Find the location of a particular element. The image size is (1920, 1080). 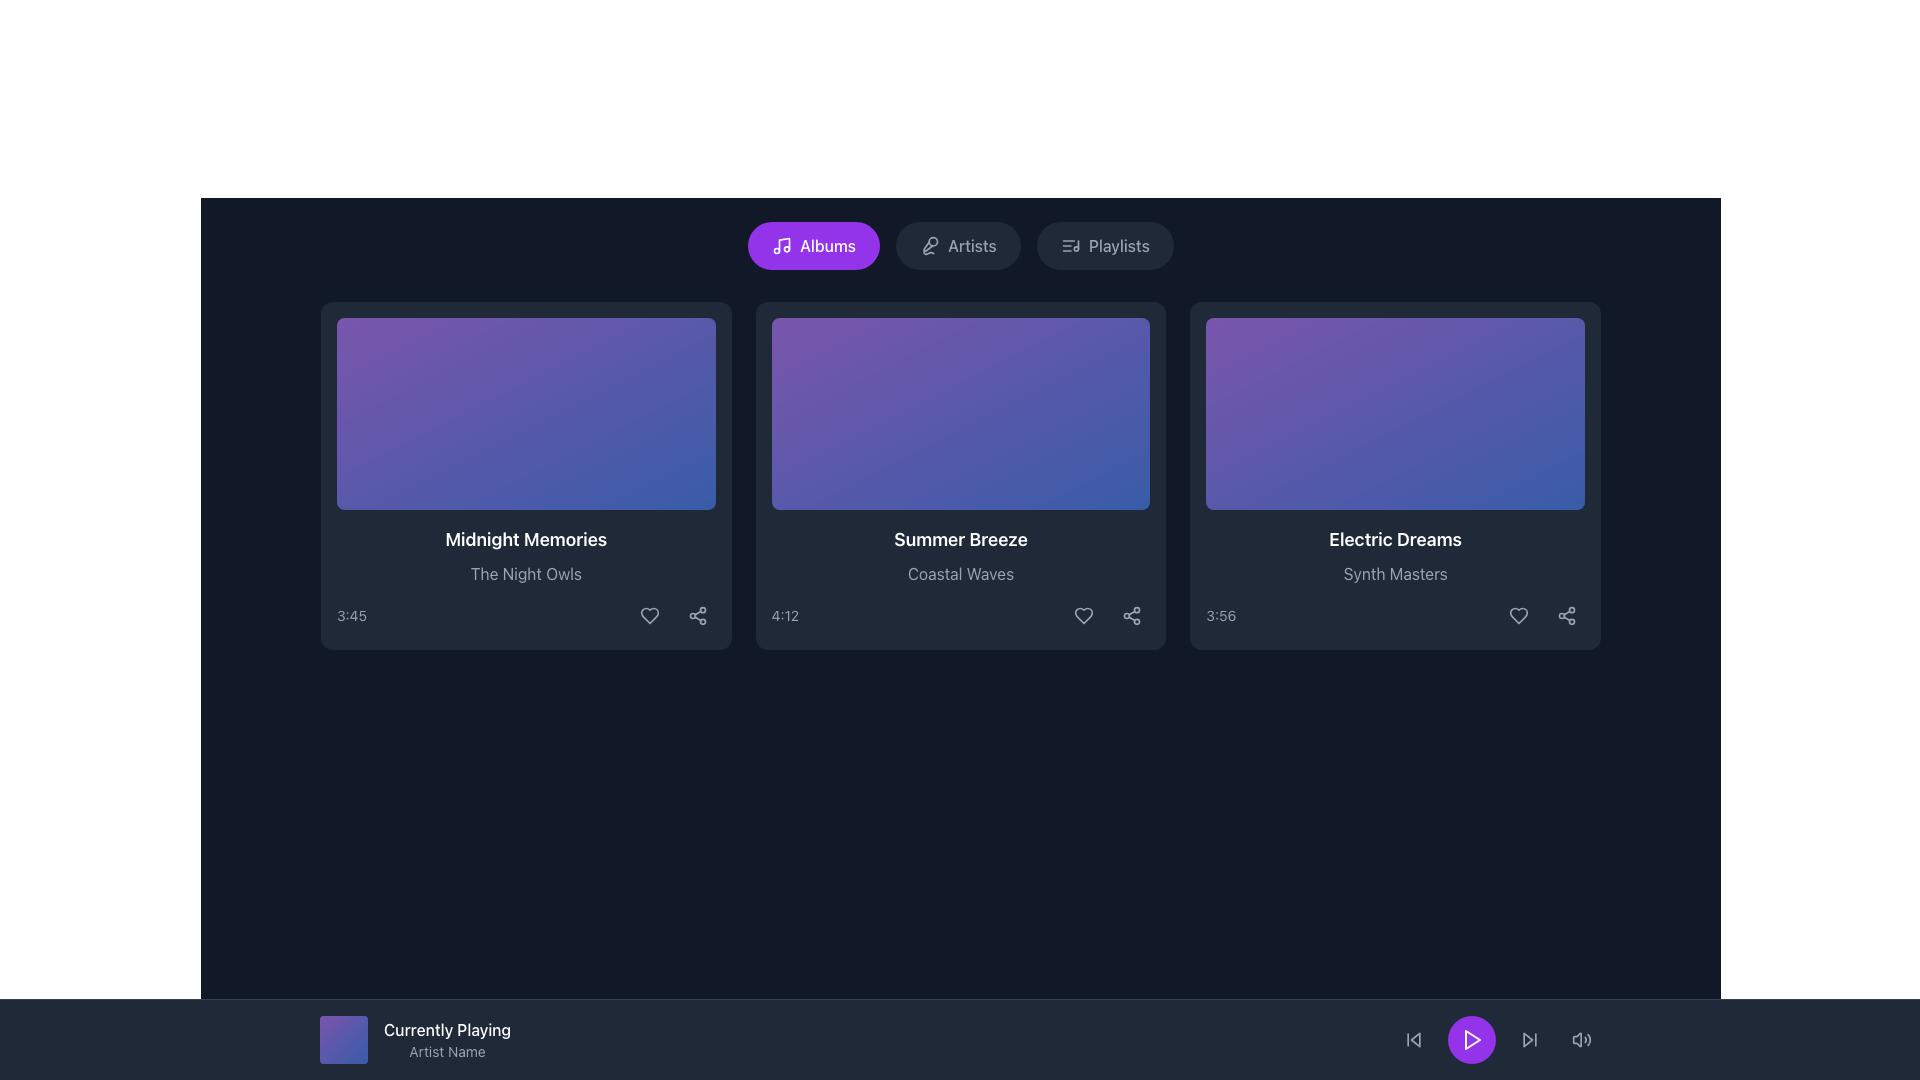

the favorite icon at the bottom-right corner of the 'Midnight Memories' card to mark the item as a favorite is located at coordinates (649, 615).